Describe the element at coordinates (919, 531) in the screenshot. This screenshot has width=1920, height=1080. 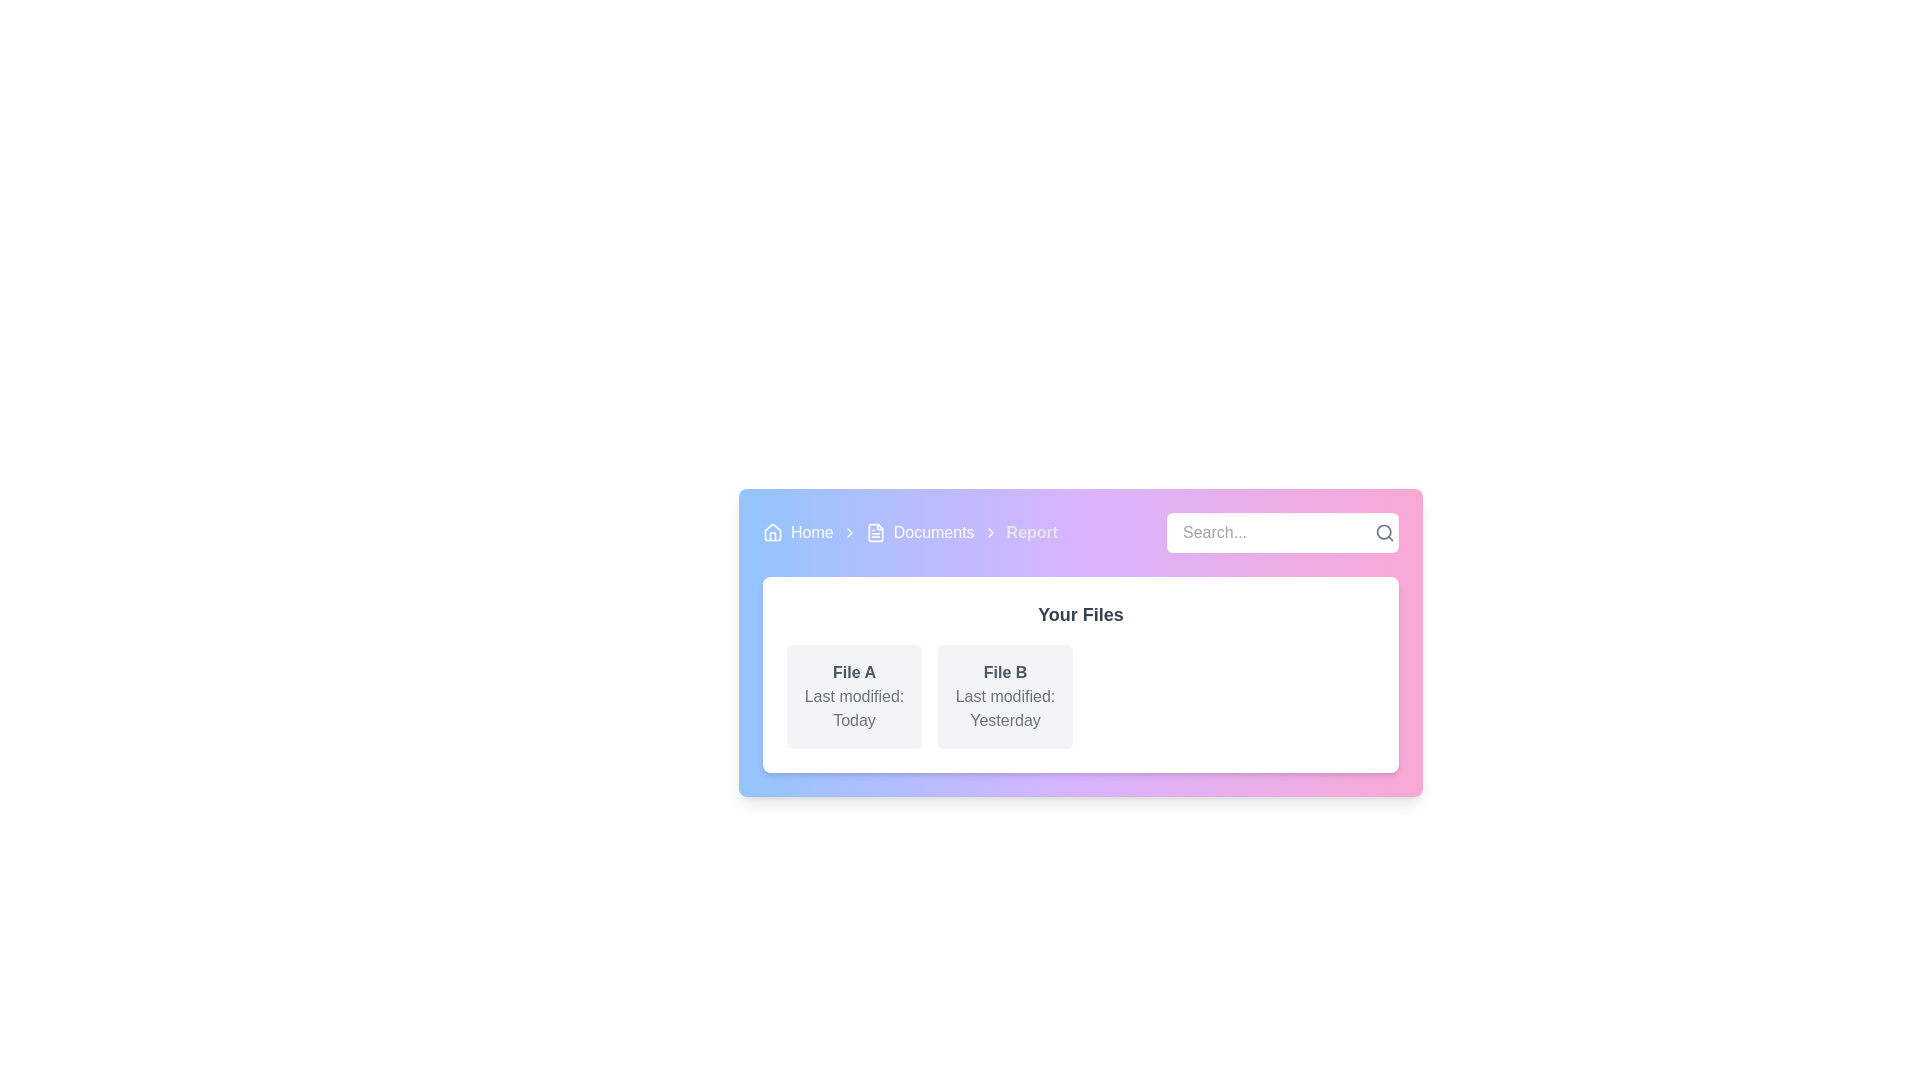
I see `the 'Documents' clickable navigation link with an icon` at that location.